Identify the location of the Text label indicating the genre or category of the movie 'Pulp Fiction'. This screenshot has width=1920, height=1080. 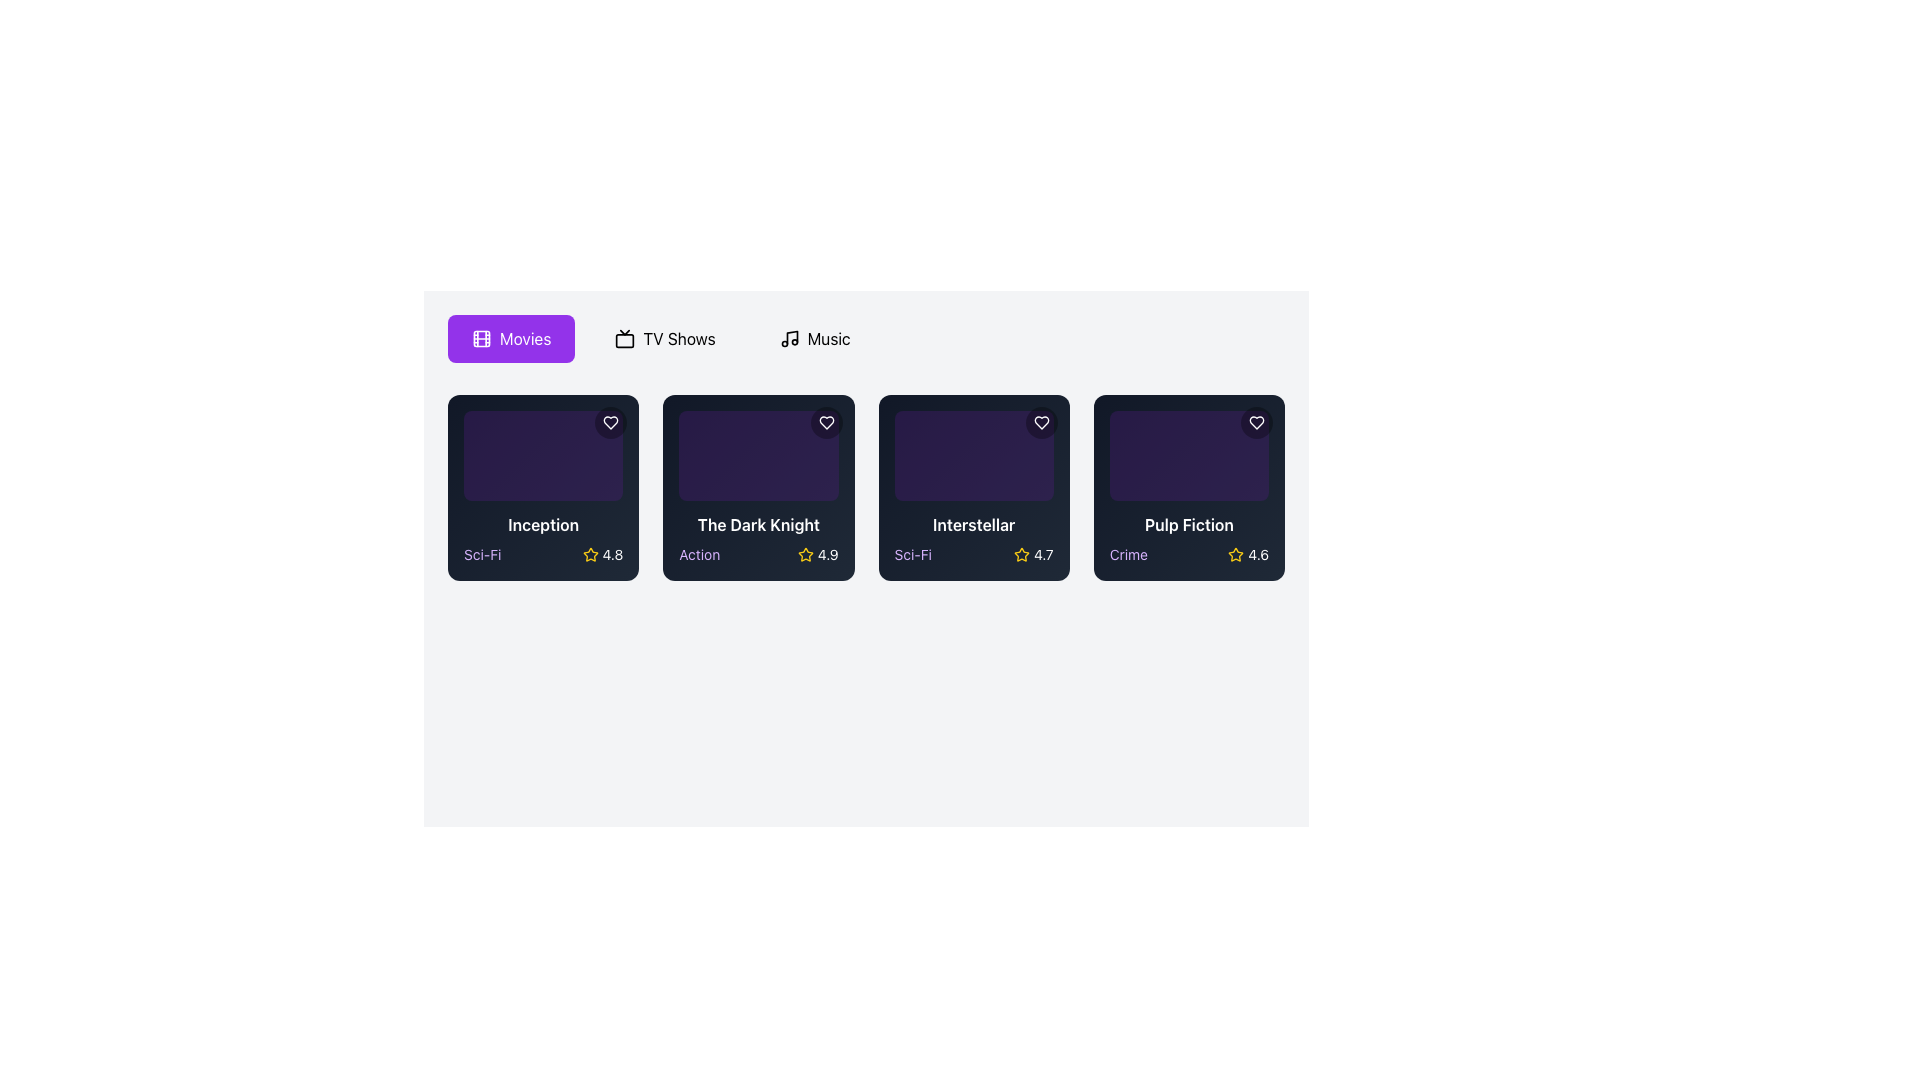
(1128, 554).